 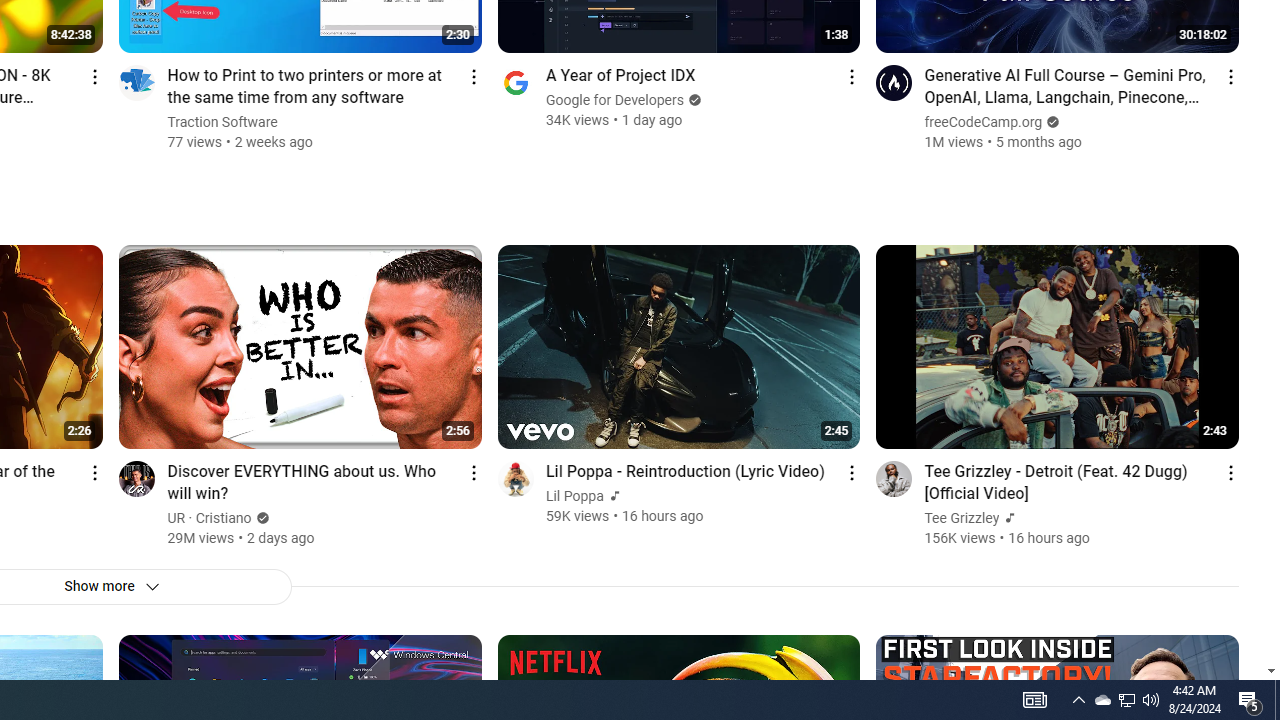 What do you see at coordinates (1008, 517) in the screenshot?
I see `'Official Artist Channel'` at bounding box center [1008, 517].